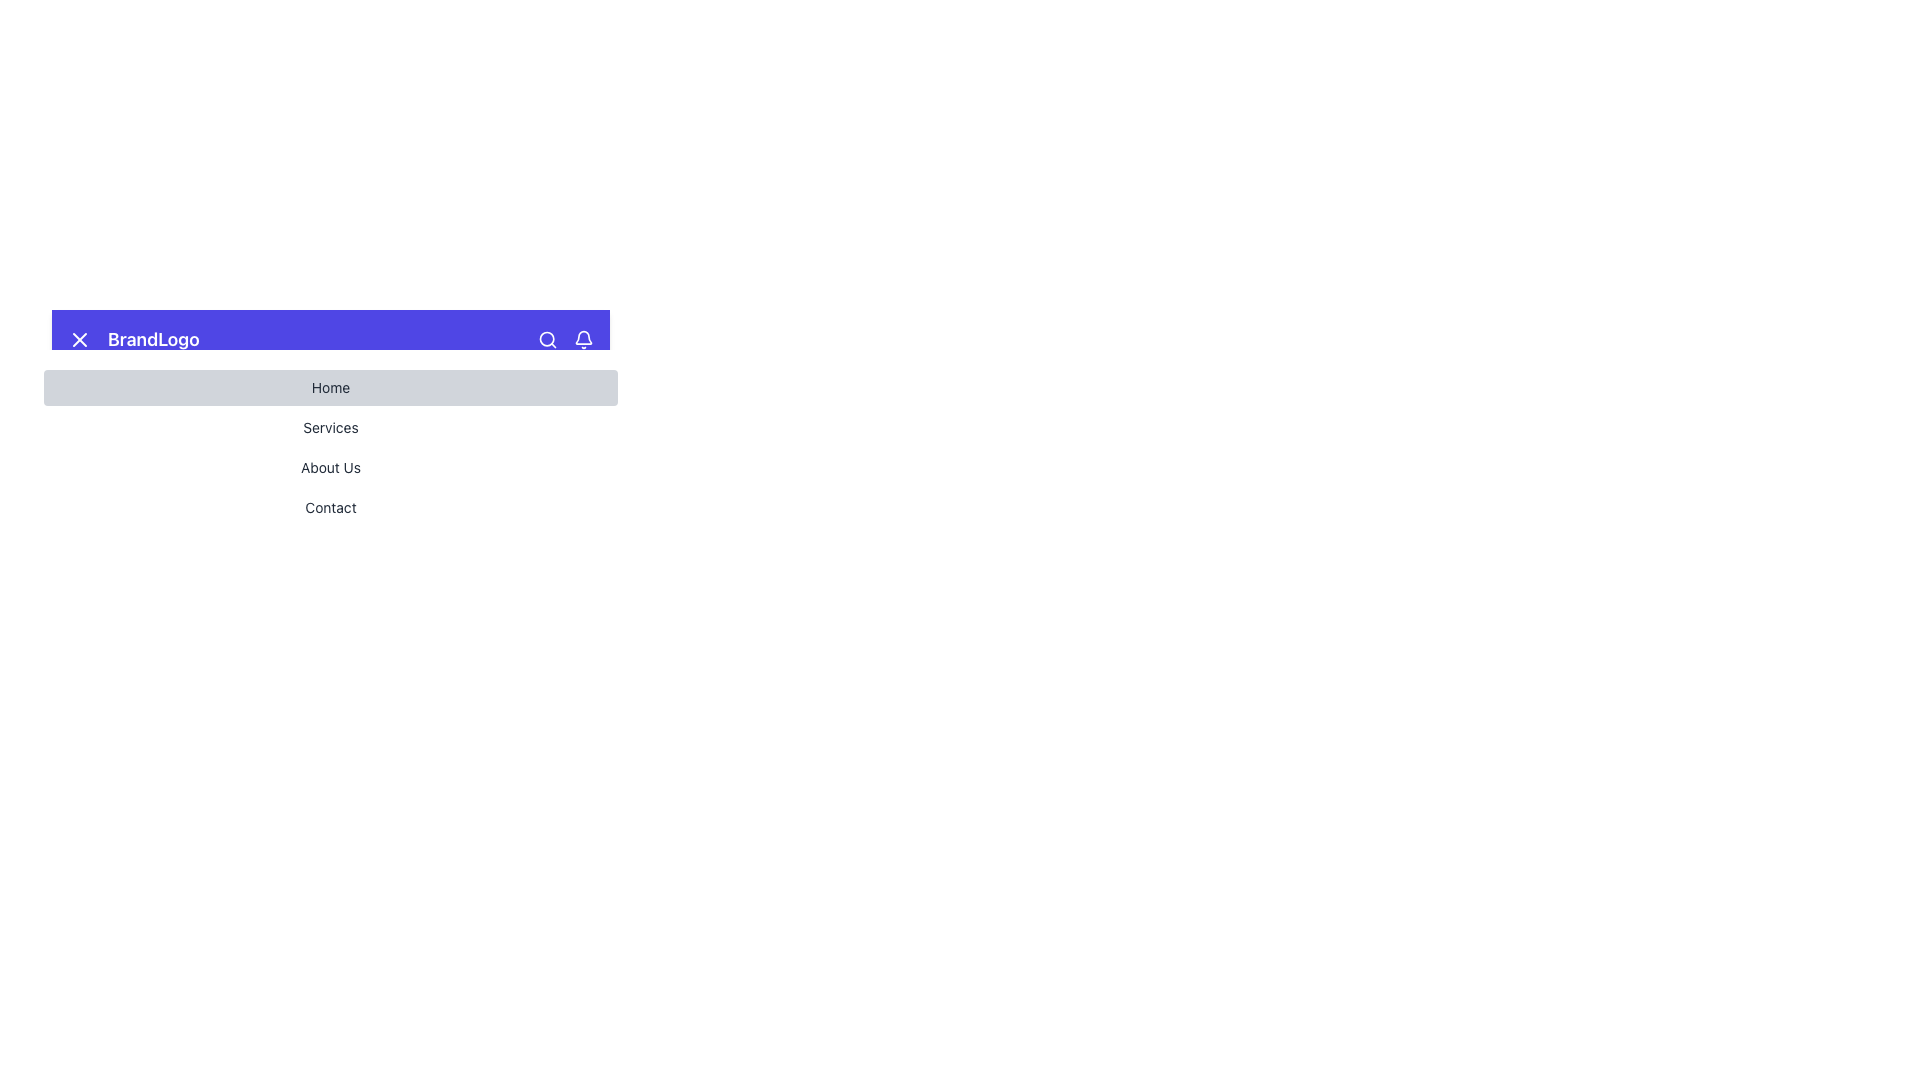  Describe the element at coordinates (583, 336) in the screenshot. I see `the visual appearance of the stylized bell icon located in the top navigation bar, adjacent to a search icon` at that location.